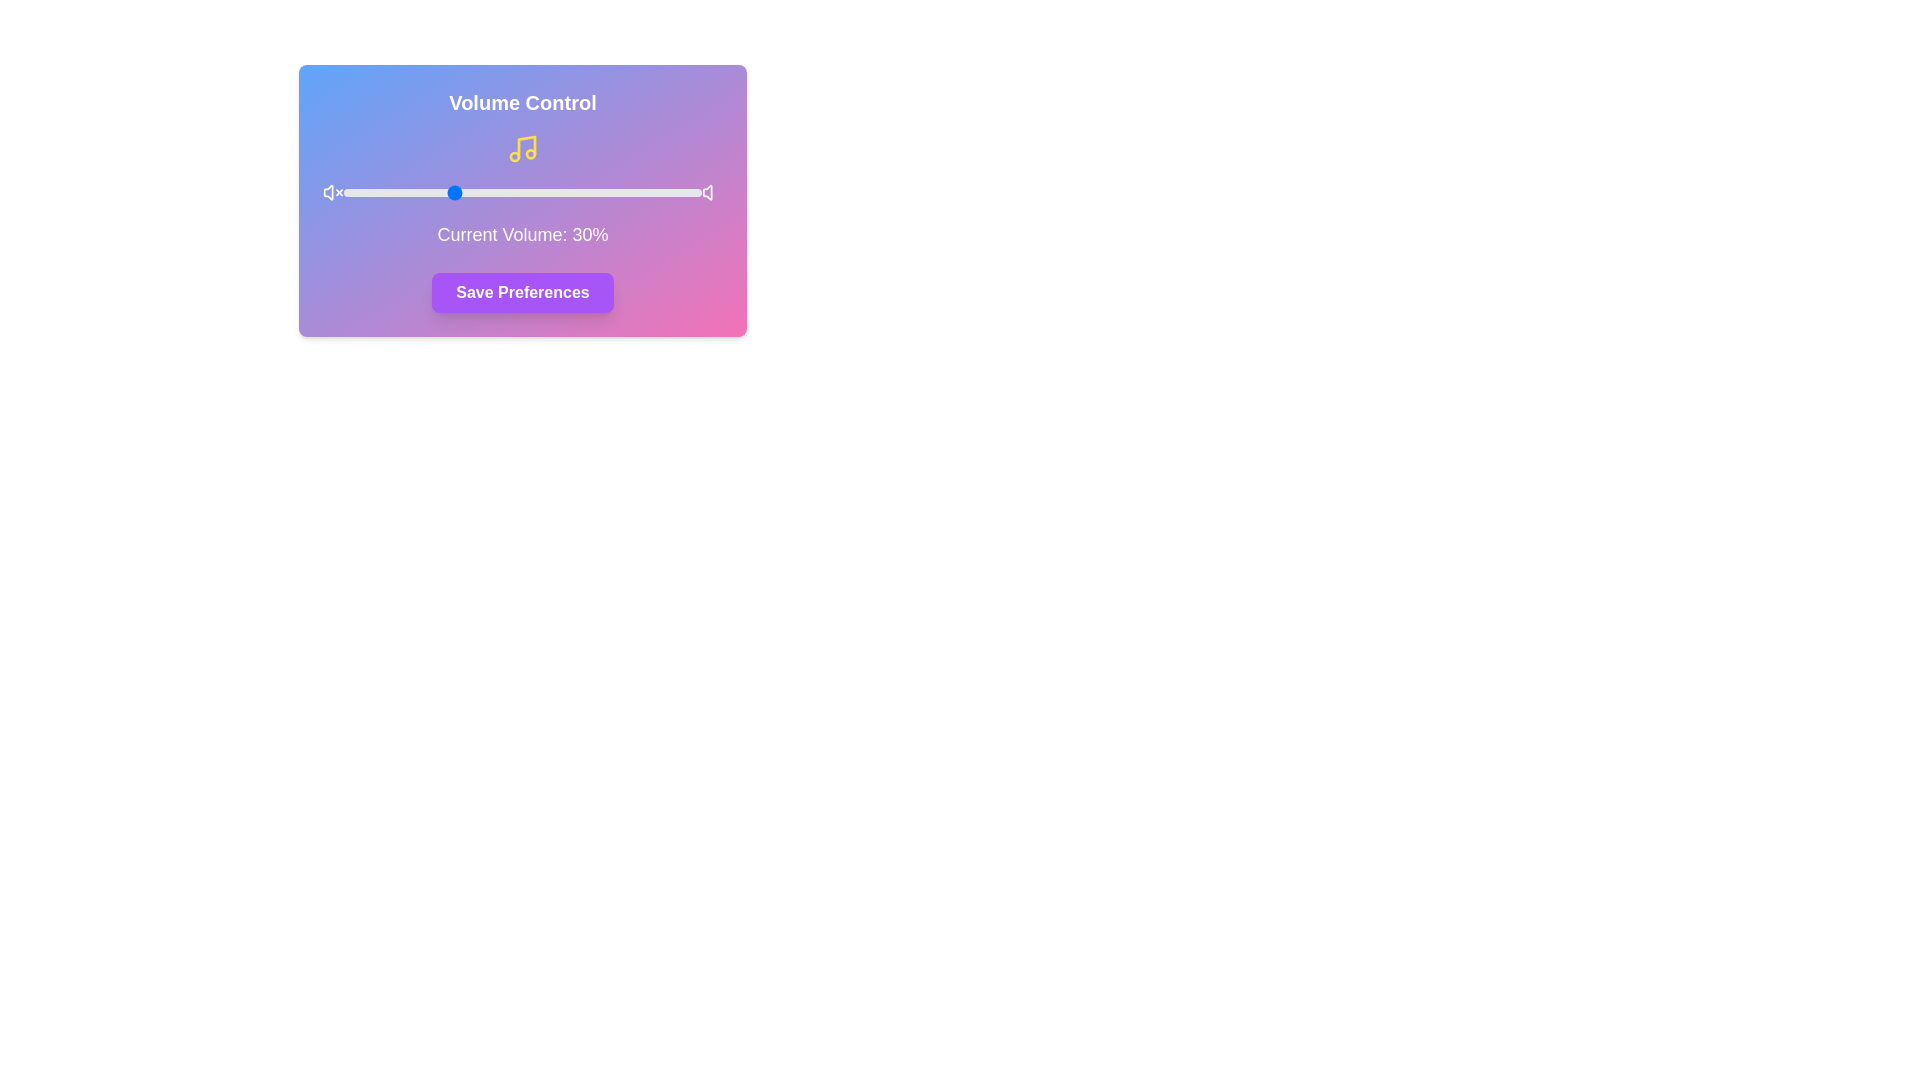 This screenshot has height=1080, width=1920. Describe the element at coordinates (523, 293) in the screenshot. I see `the 'Save Preferences' button to save the current volume setting` at that location.